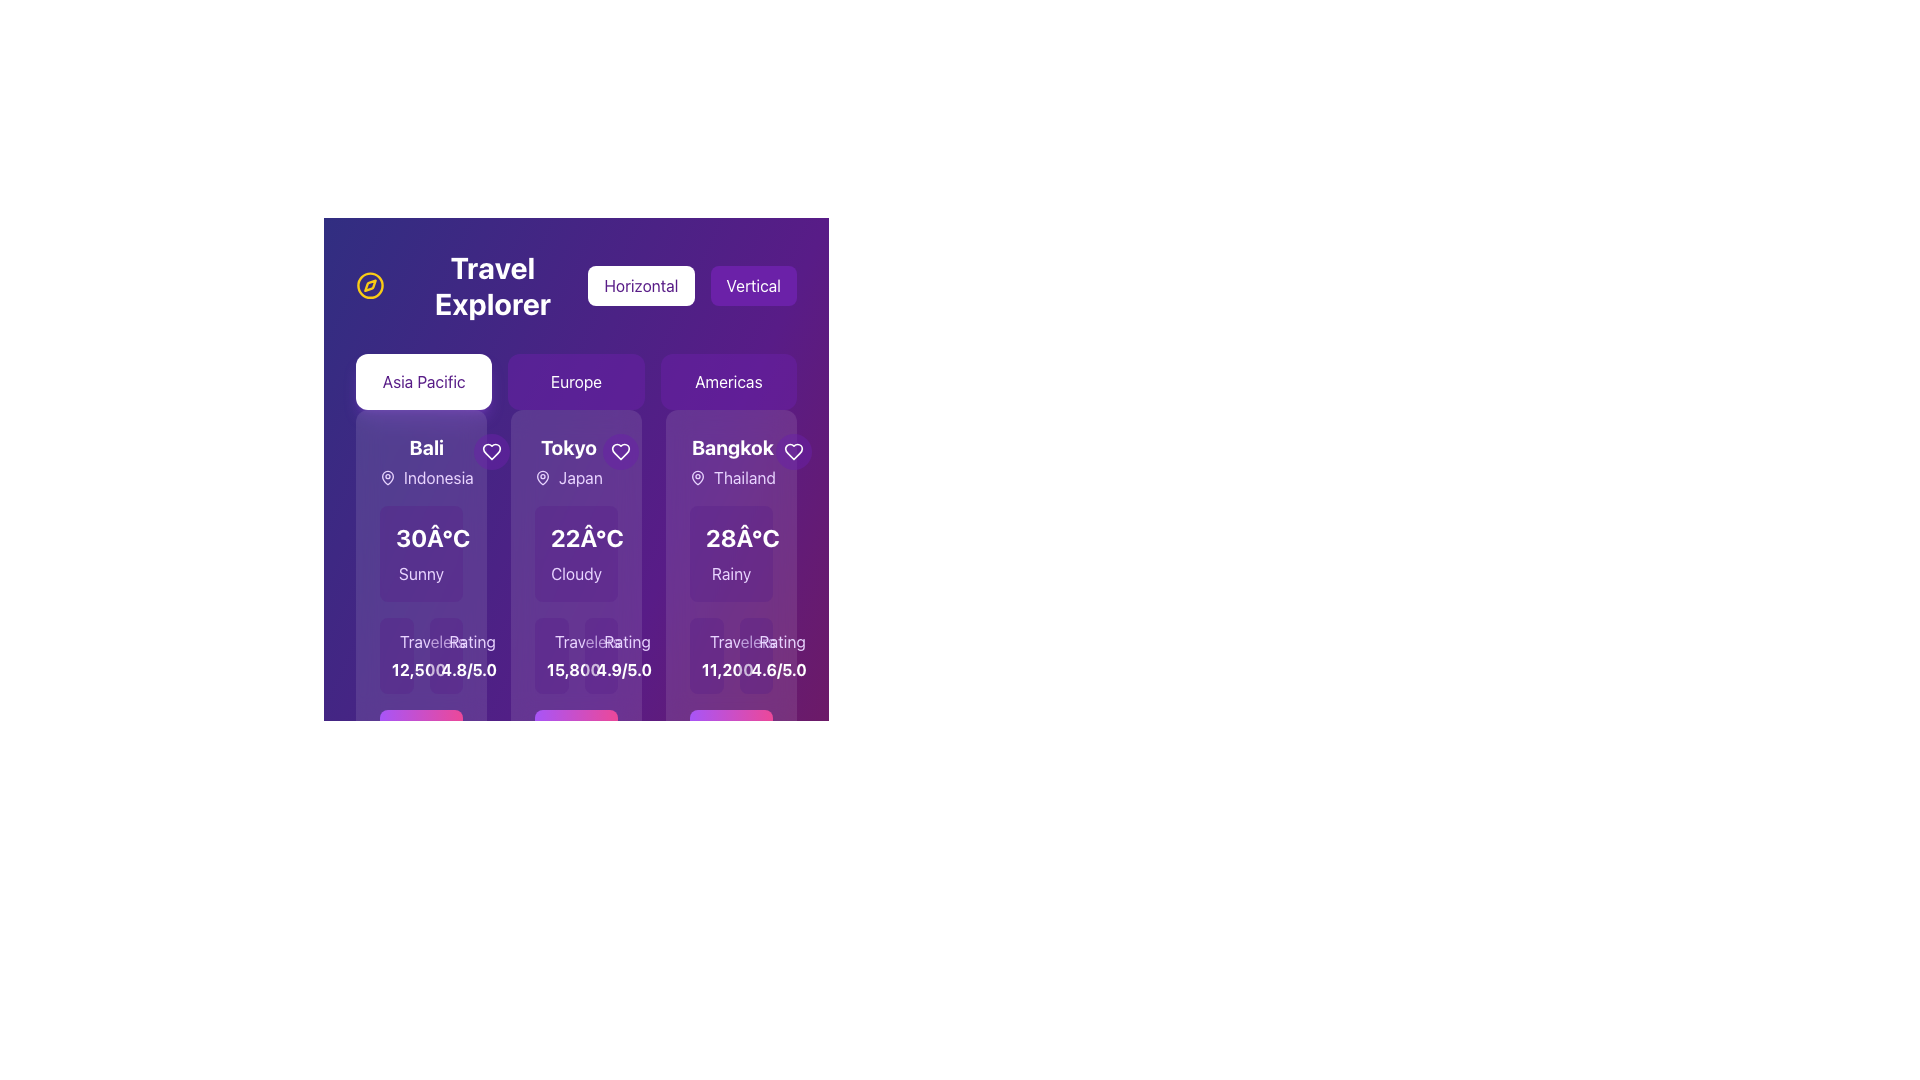  Describe the element at coordinates (741, 536) in the screenshot. I see `the text label displaying '28Â°C' in bold white font on a purple background, which is located in the weather card for Bangkok, Thailand` at that location.